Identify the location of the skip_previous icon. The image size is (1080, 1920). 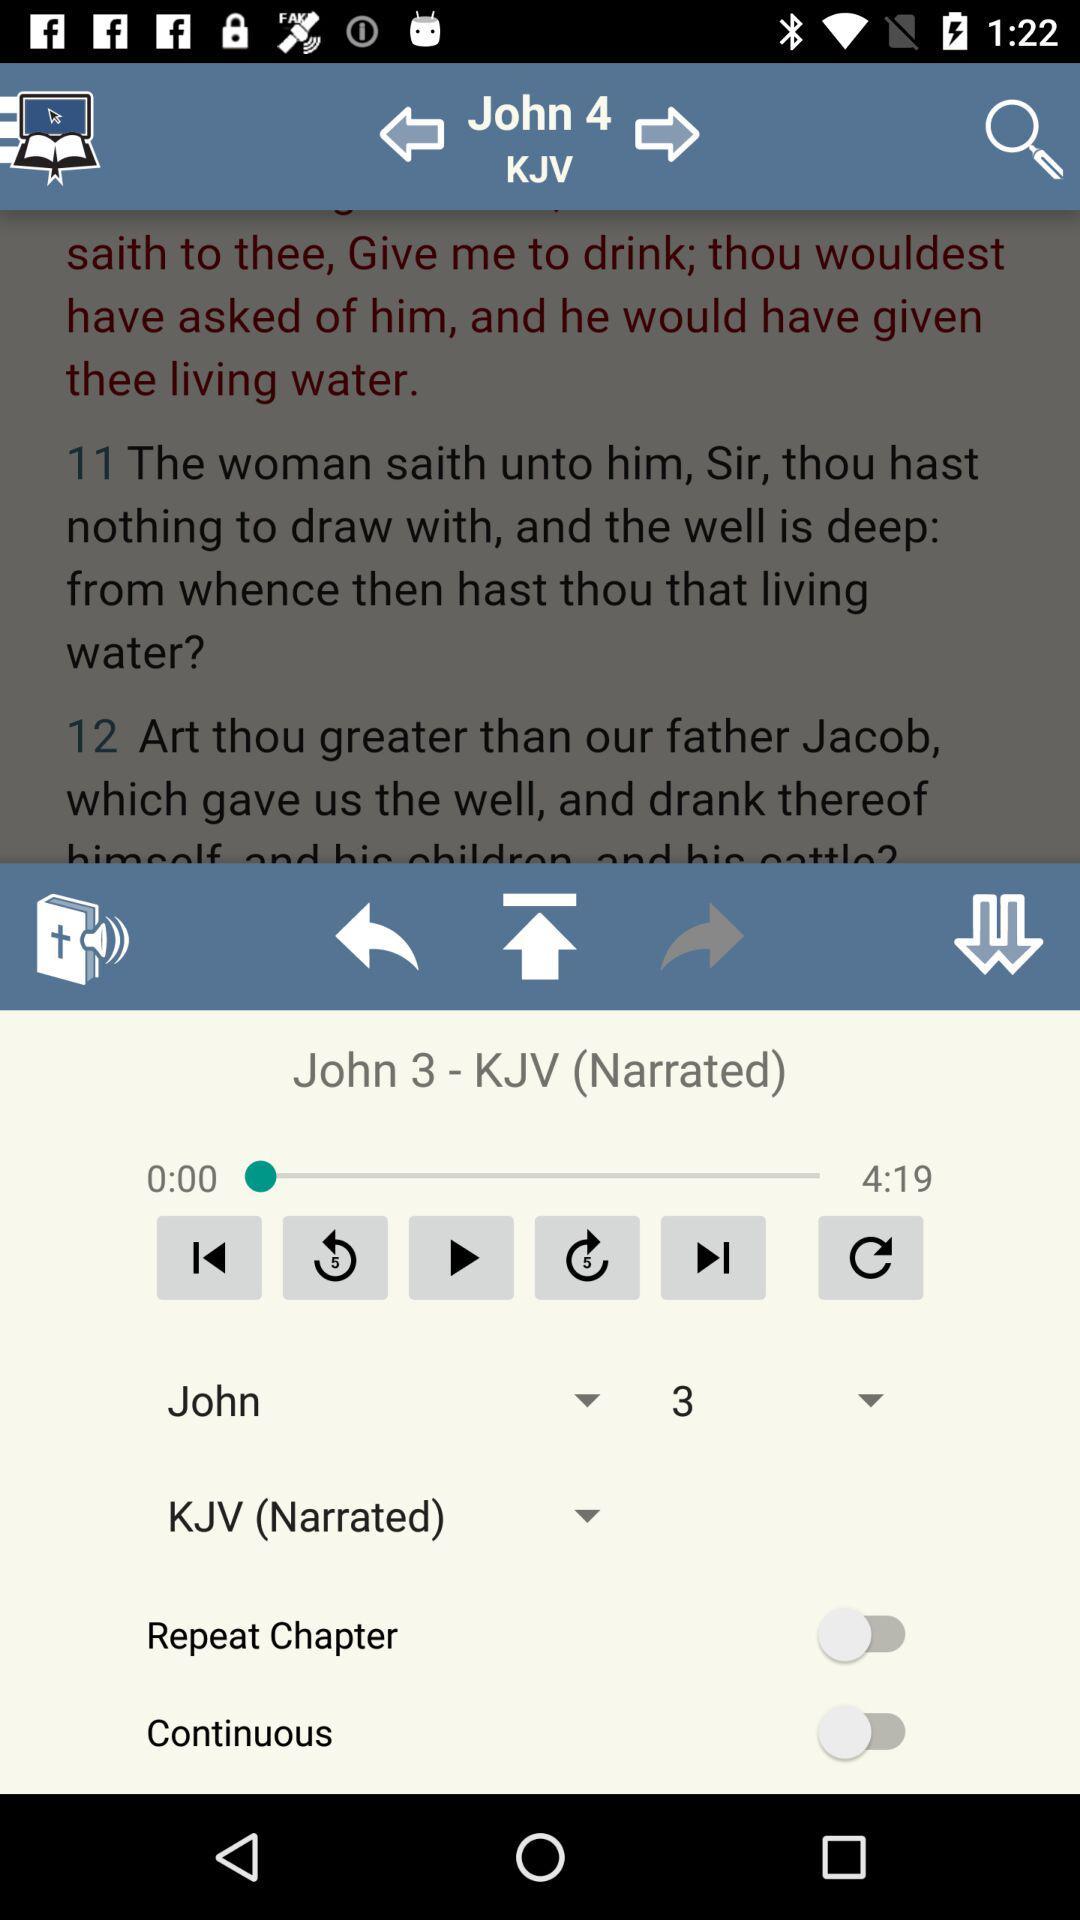
(209, 1256).